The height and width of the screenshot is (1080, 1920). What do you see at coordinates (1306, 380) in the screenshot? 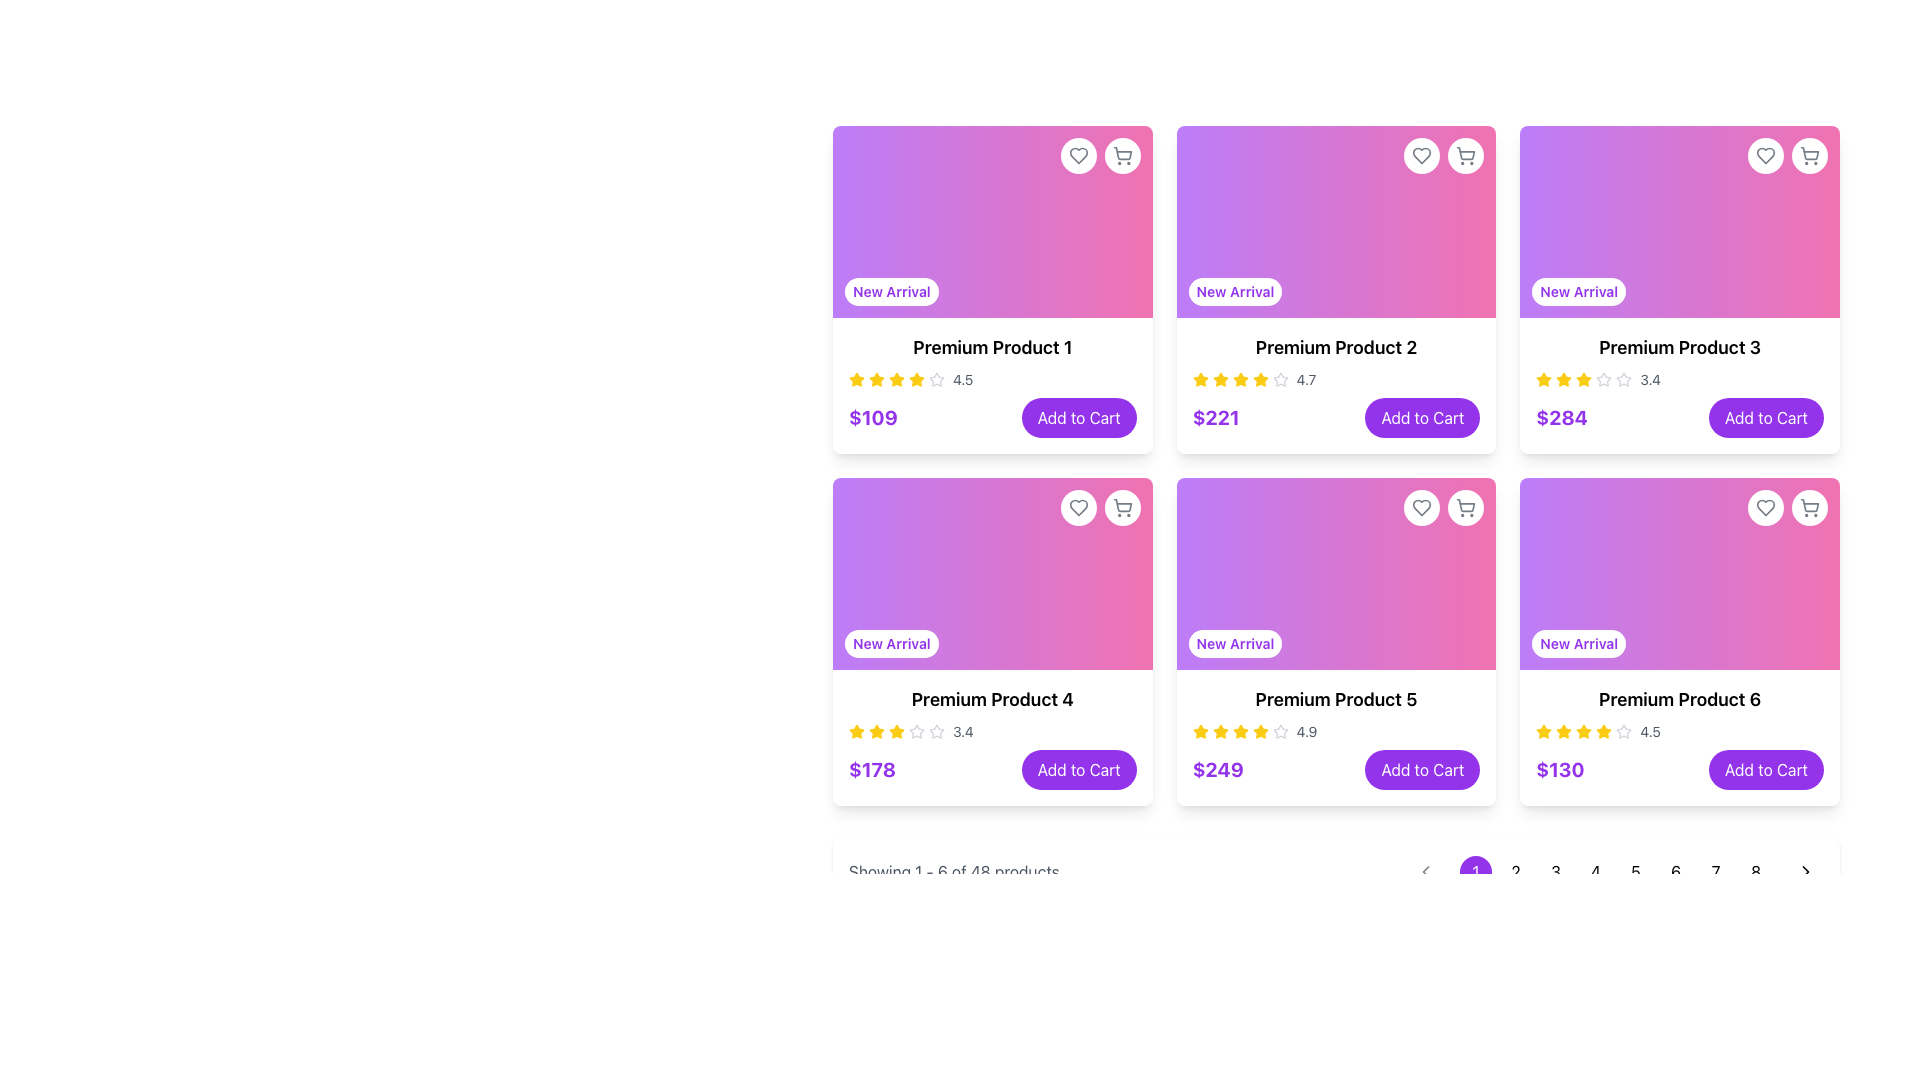
I see `the text displaying the numerical value '4.7'` at bounding box center [1306, 380].